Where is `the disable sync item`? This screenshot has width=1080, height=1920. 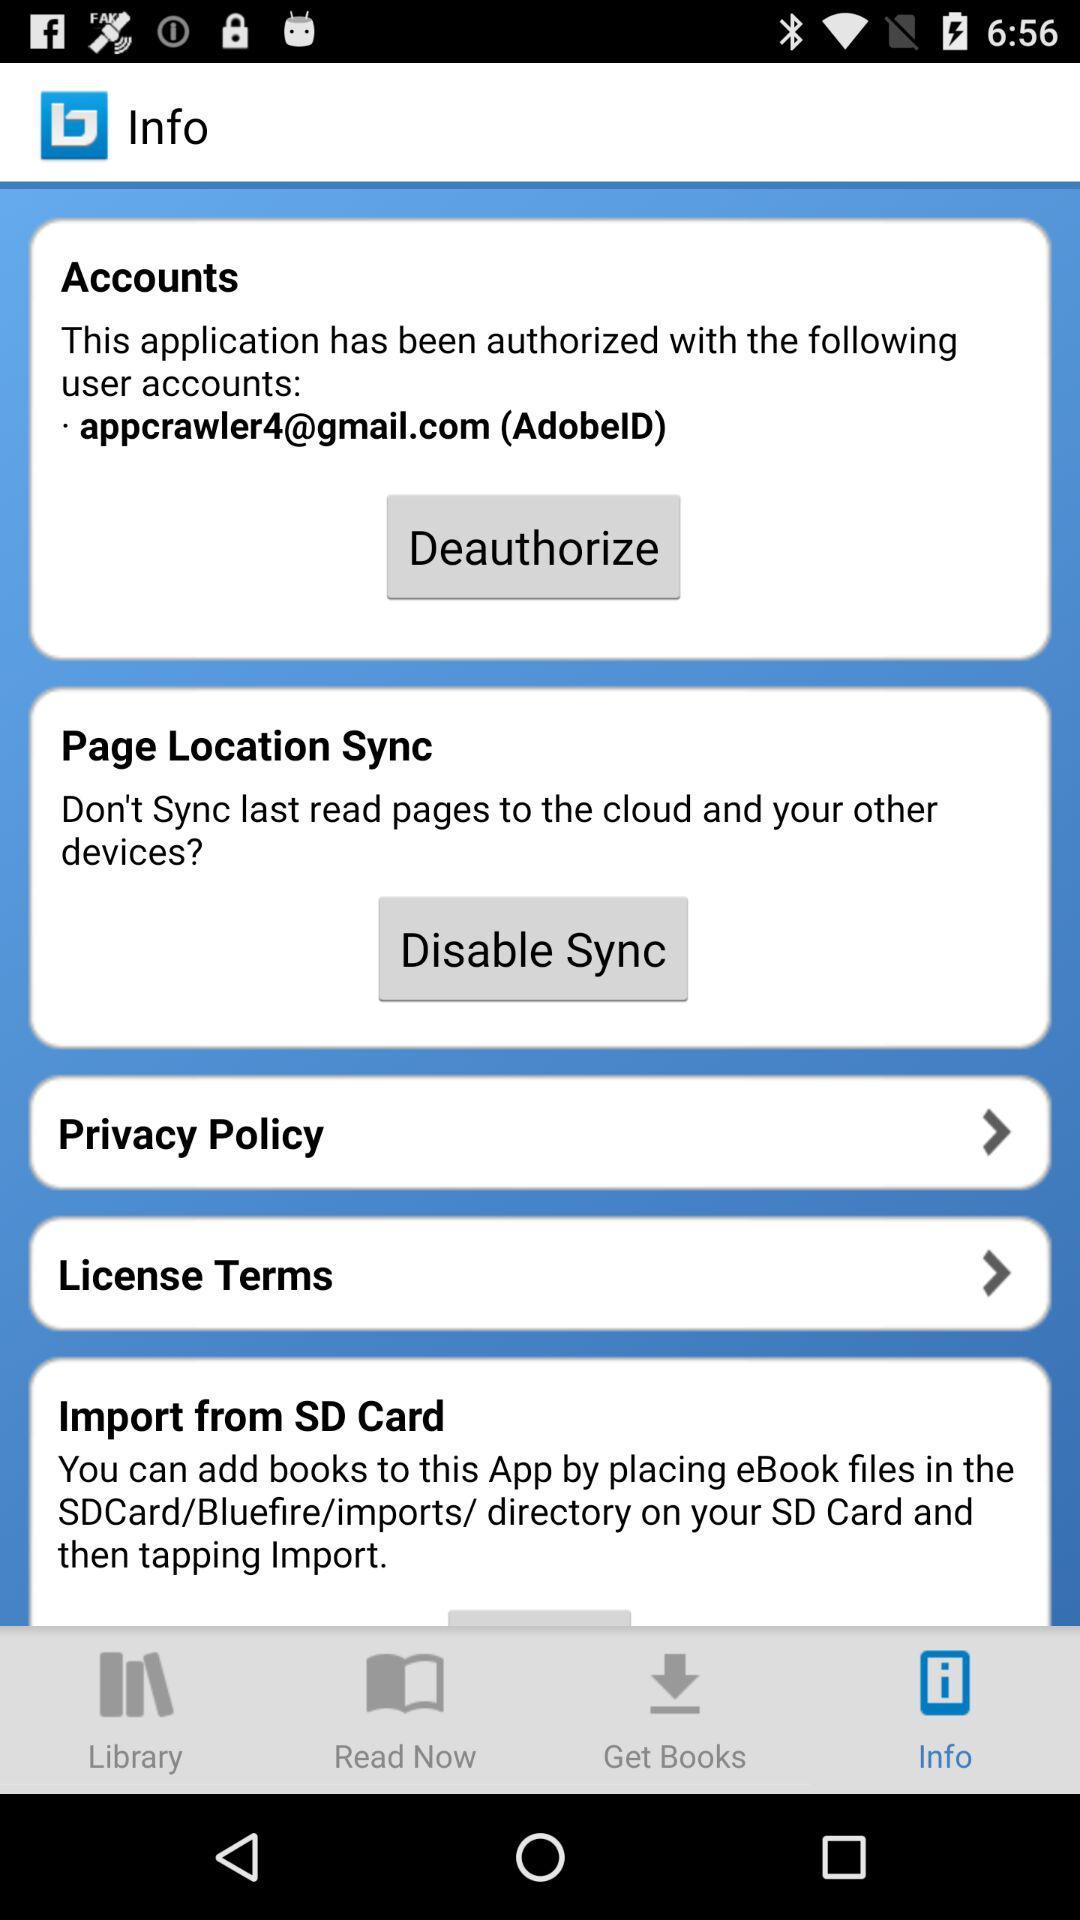 the disable sync item is located at coordinates (532, 947).